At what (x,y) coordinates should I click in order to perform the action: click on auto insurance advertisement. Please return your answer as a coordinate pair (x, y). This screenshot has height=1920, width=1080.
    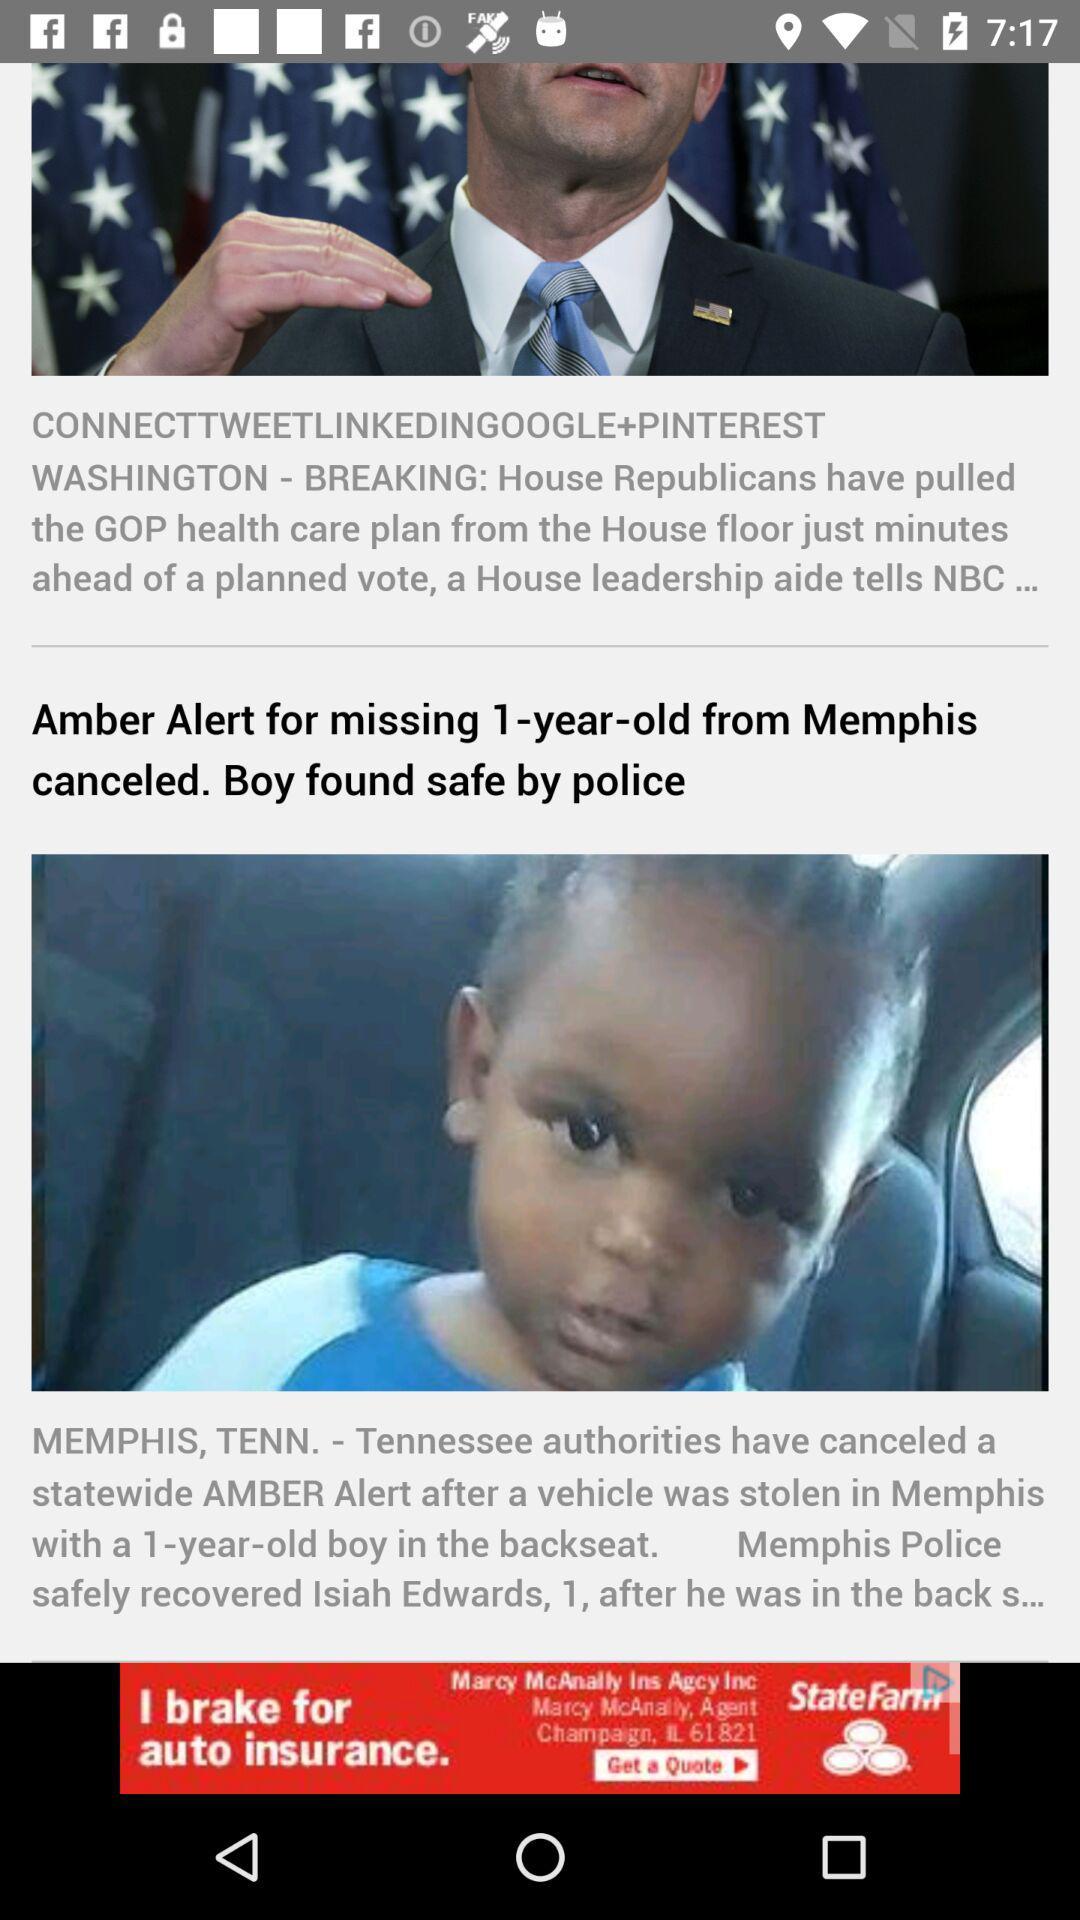
    Looking at the image, I should click on (540, 1727).